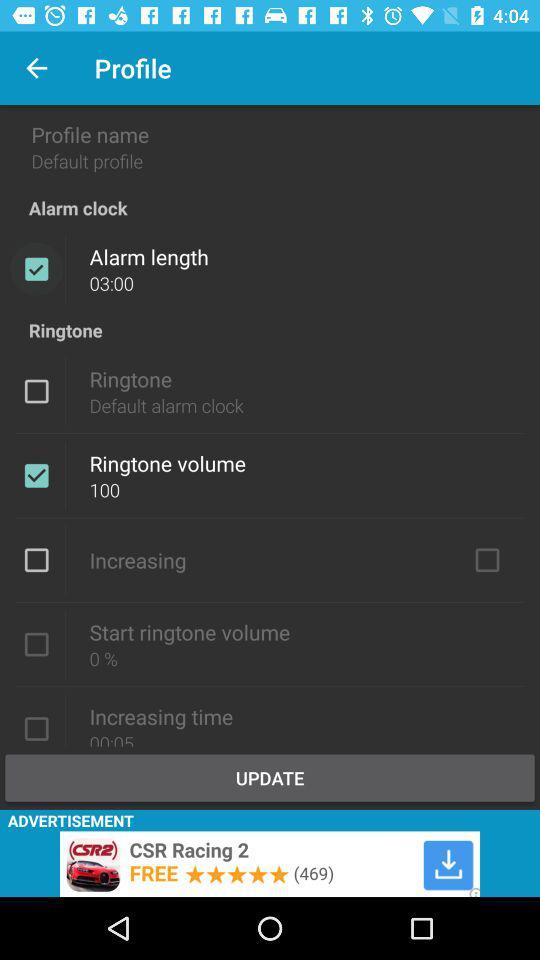  I want to click on activate ringtone, so click(36, 390).